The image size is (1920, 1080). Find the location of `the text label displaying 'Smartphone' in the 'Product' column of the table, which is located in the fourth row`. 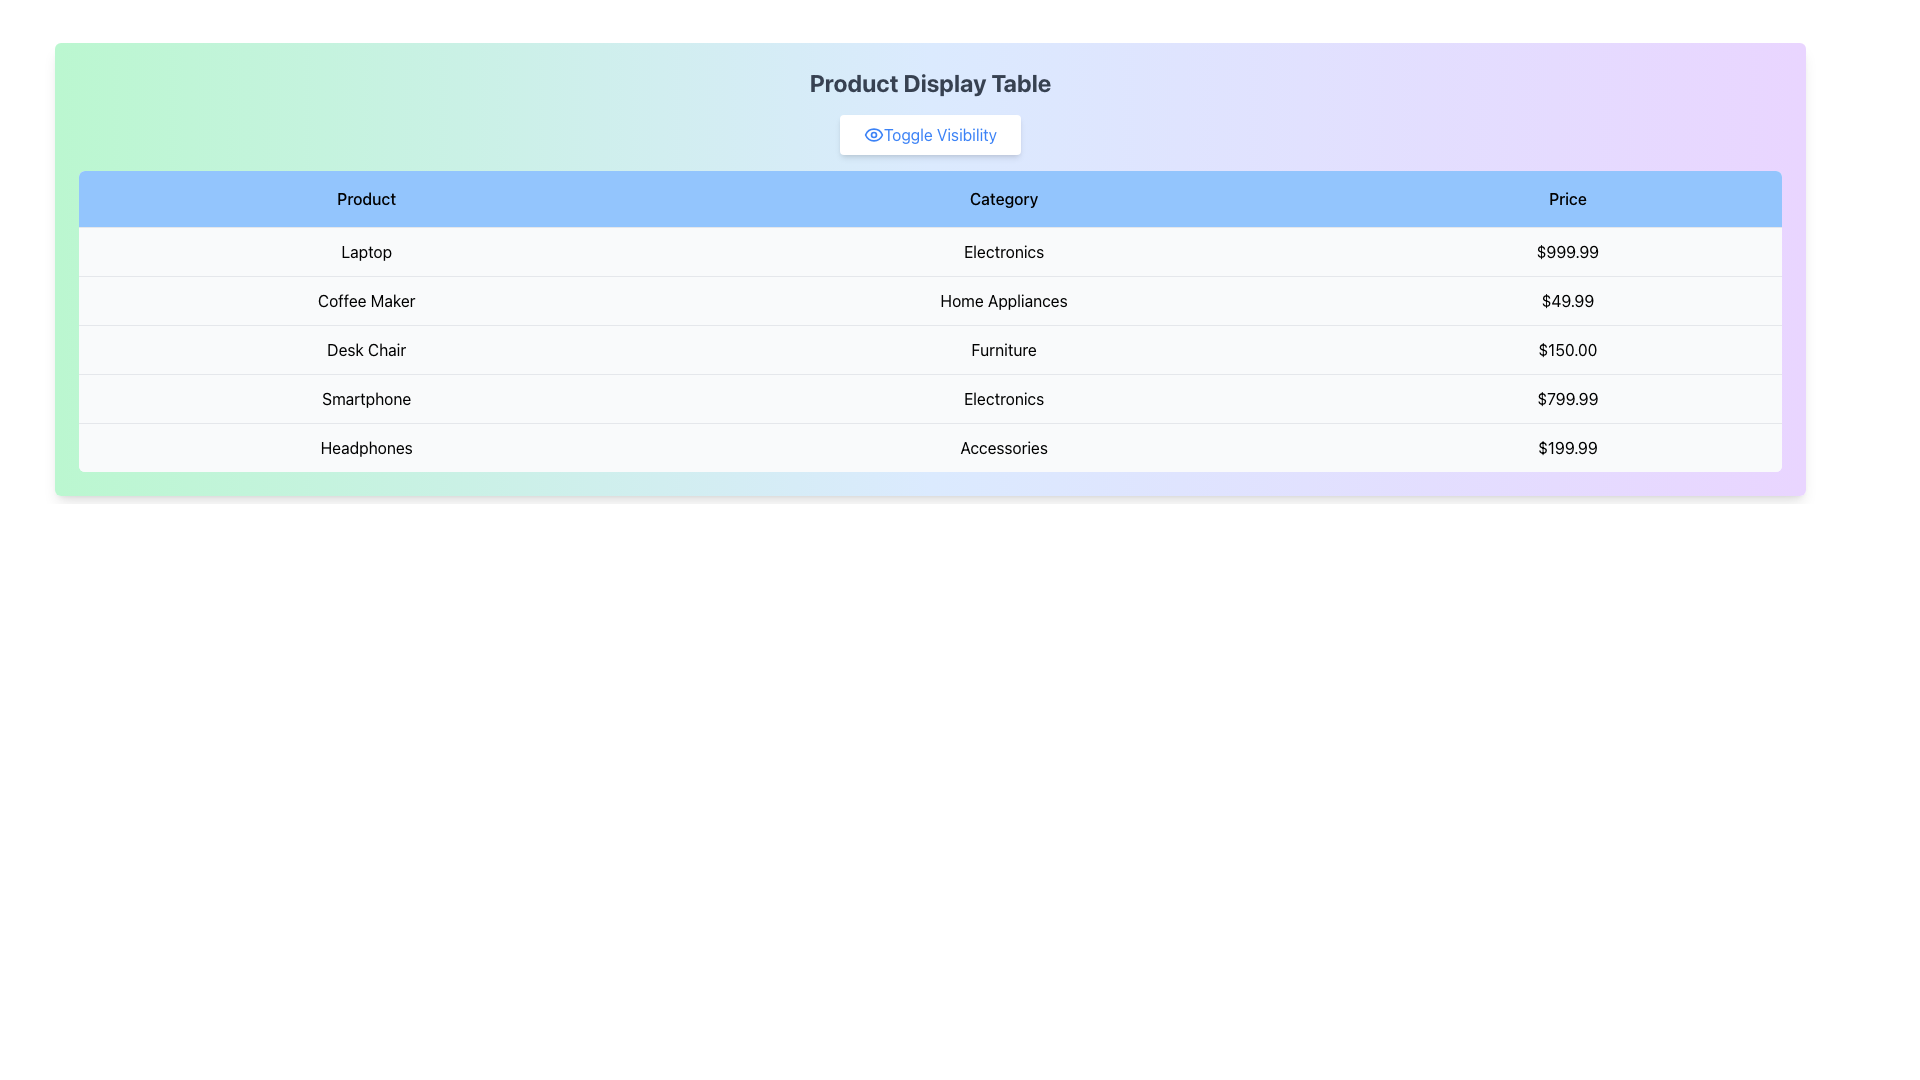

the text label displaying 'Smartphone' in the 'Product' column of the table, which is located in the fourth row is located at coordinates (366, 398).